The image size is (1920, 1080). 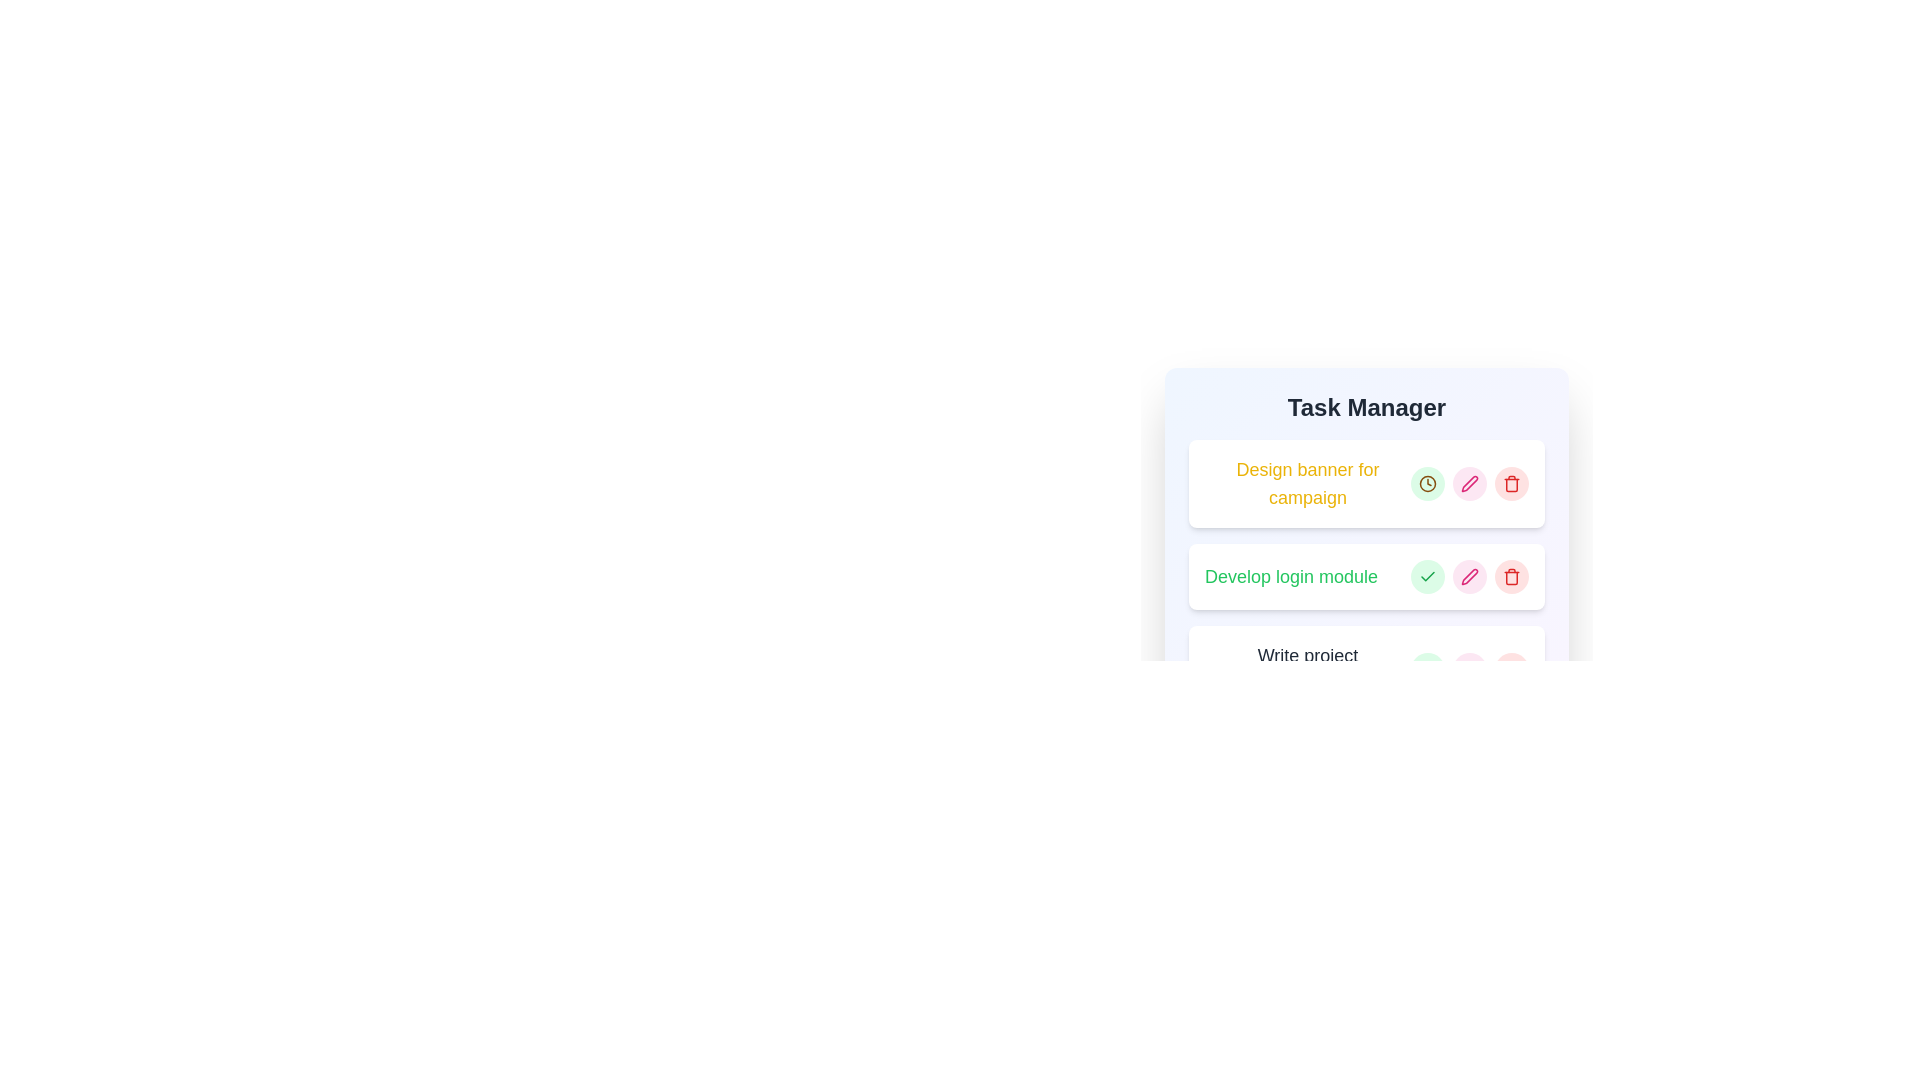 I want to click on the confirmation button located, so click(x=1427, y=577).